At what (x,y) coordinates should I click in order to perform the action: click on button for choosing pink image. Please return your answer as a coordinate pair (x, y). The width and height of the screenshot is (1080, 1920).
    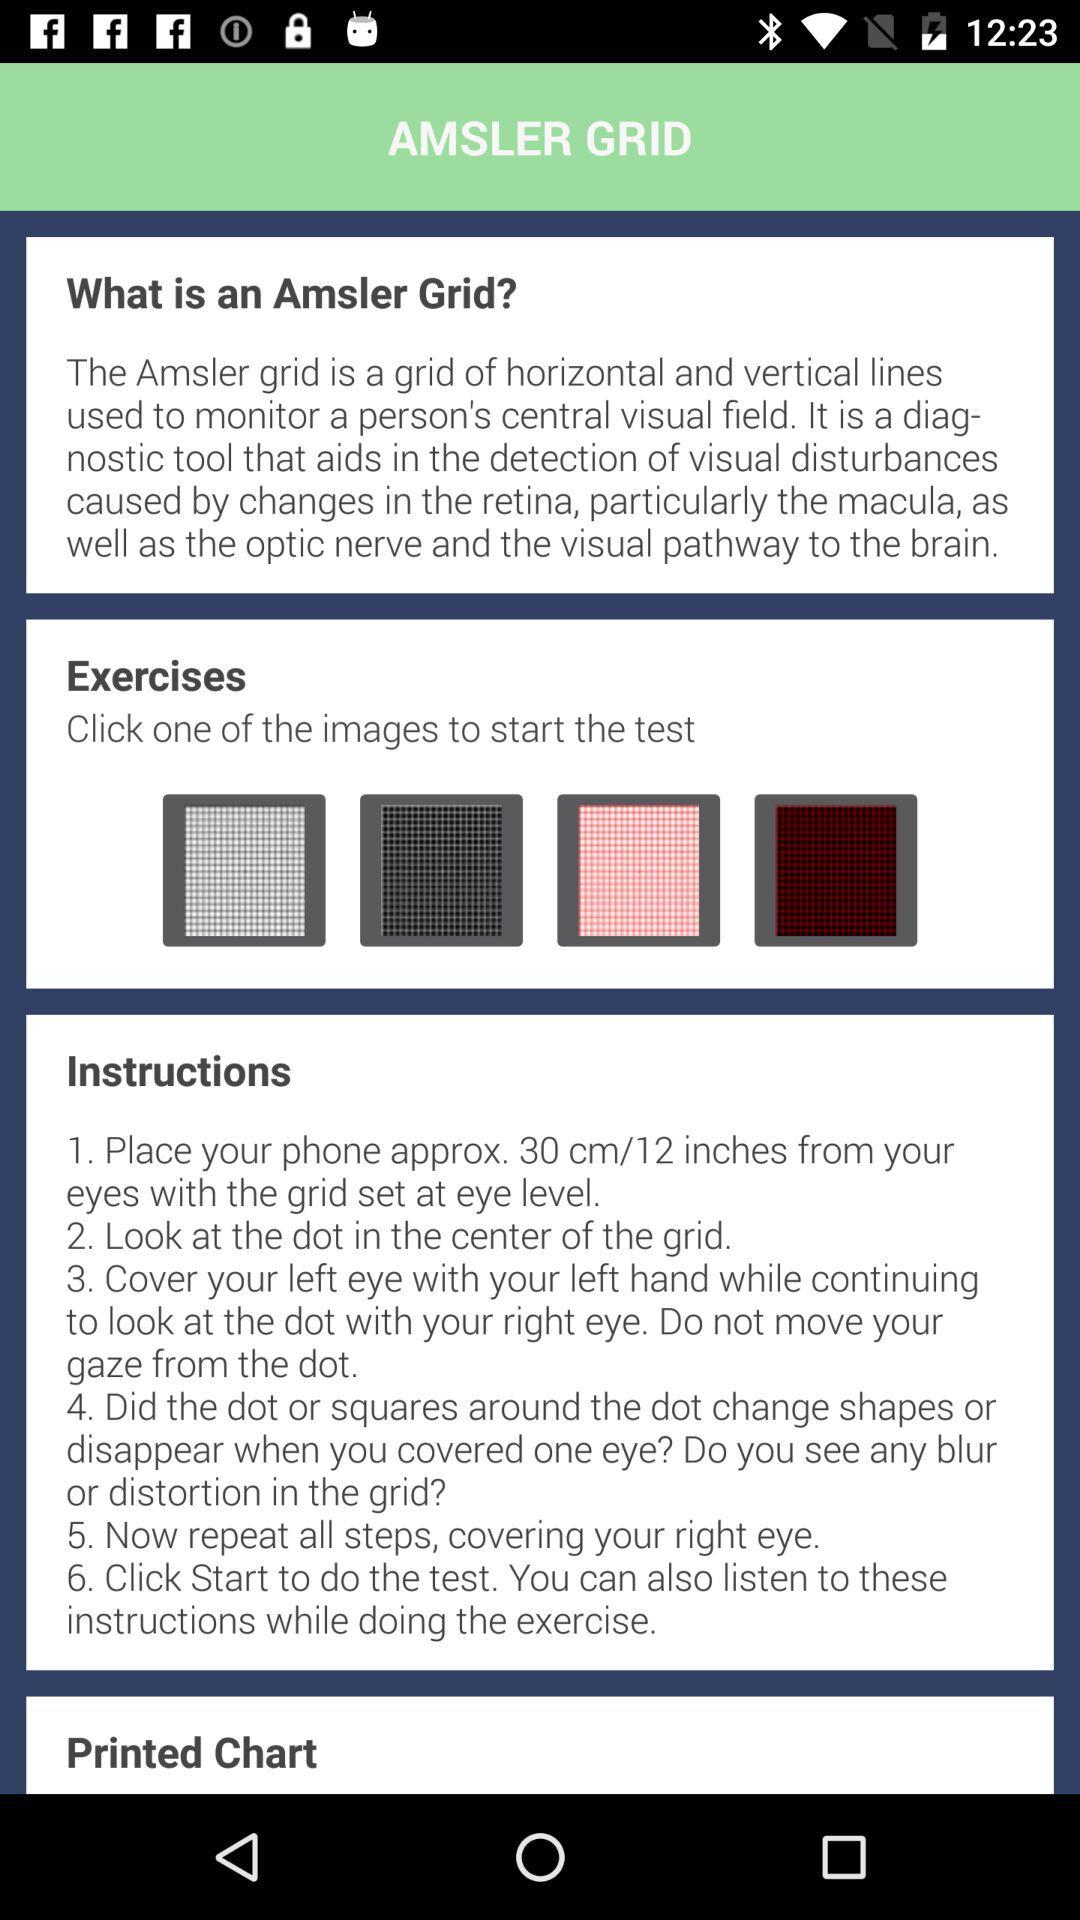
    Looking at the image, I should click on (638, 870).